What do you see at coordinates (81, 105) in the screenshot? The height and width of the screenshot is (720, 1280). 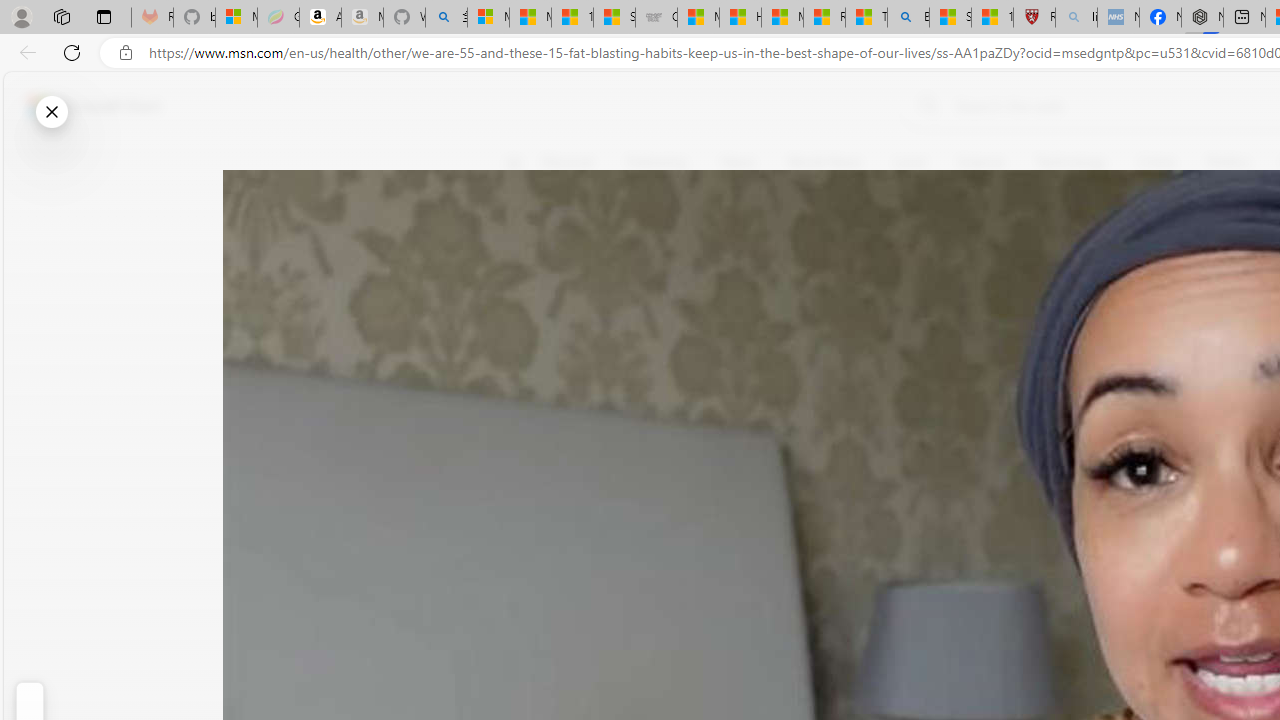 I see `'Skip to footer'` at bounding box center [81, 105].